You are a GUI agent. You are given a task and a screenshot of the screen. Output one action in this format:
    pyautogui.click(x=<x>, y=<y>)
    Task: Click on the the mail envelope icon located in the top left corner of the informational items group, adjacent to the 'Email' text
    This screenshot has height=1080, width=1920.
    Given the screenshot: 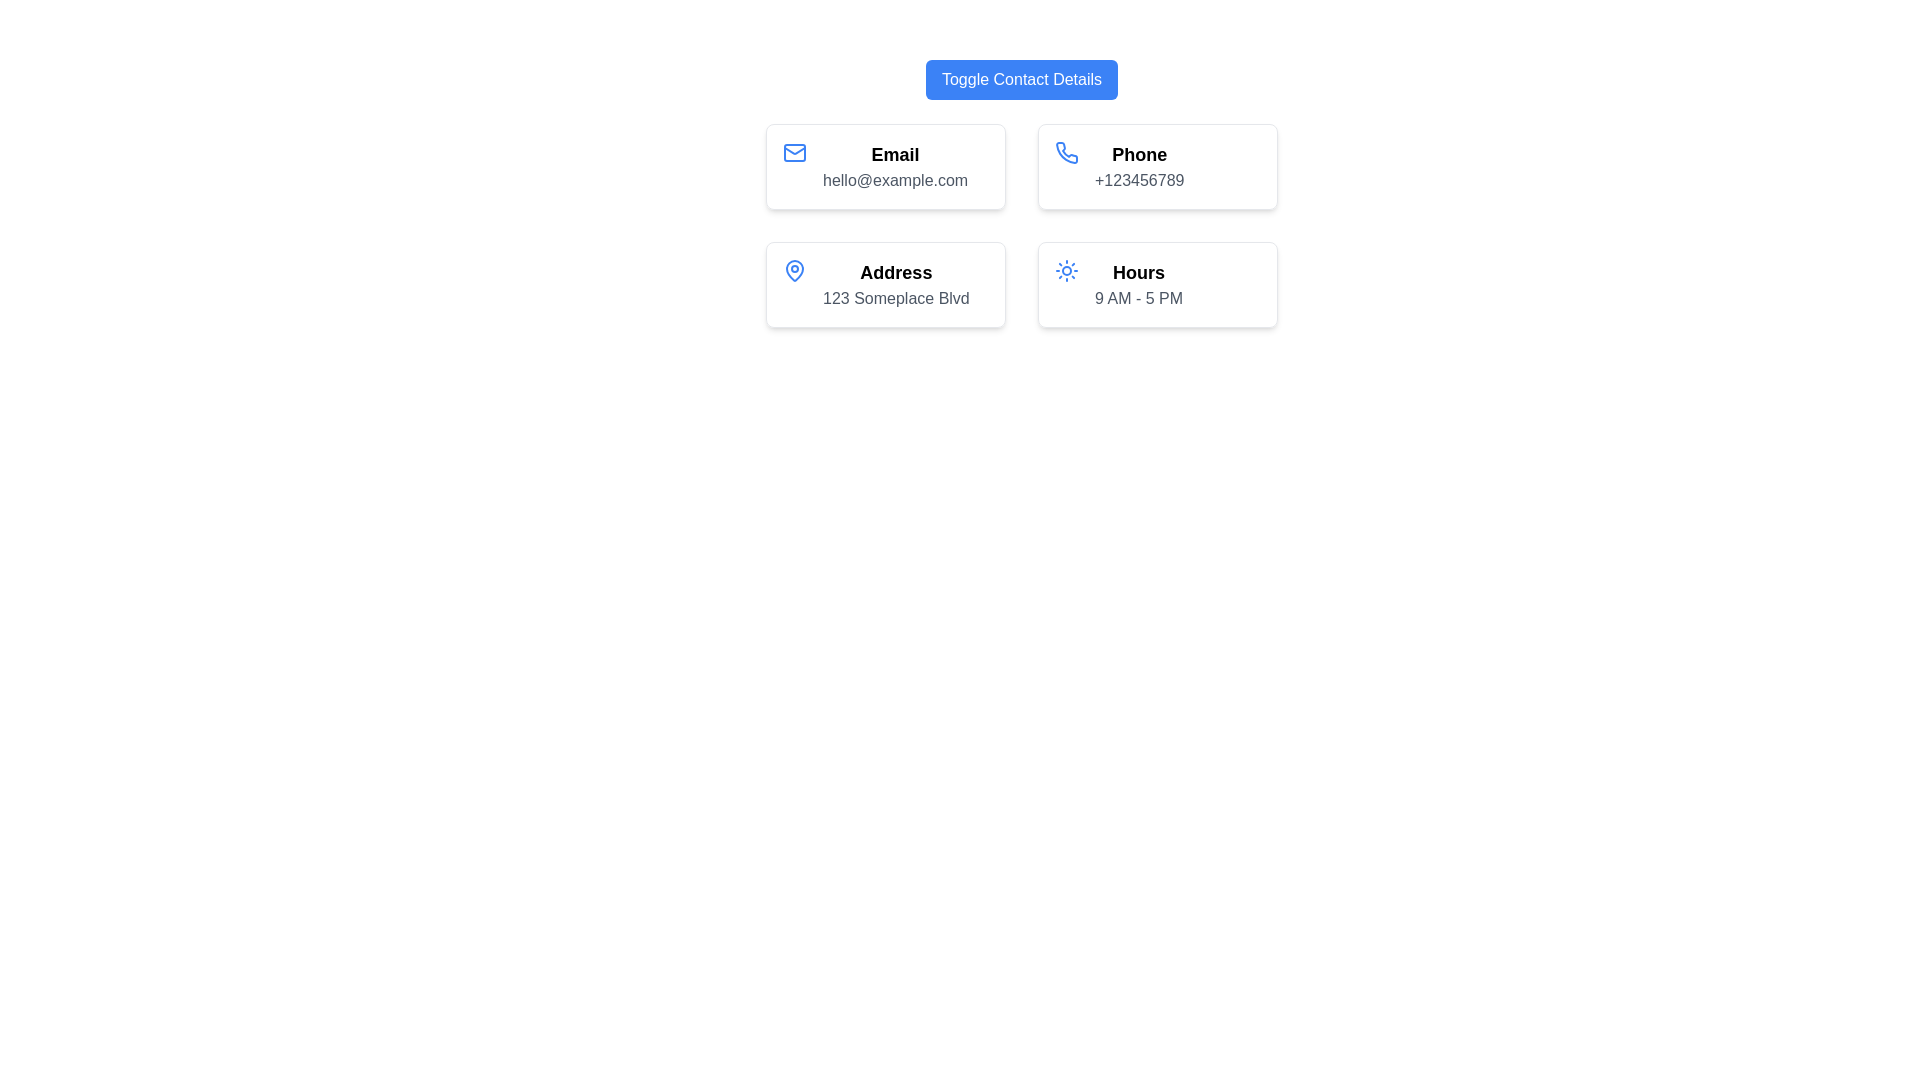 What is the action you would take?
    pyautogui.click(x=794, y=152)
    